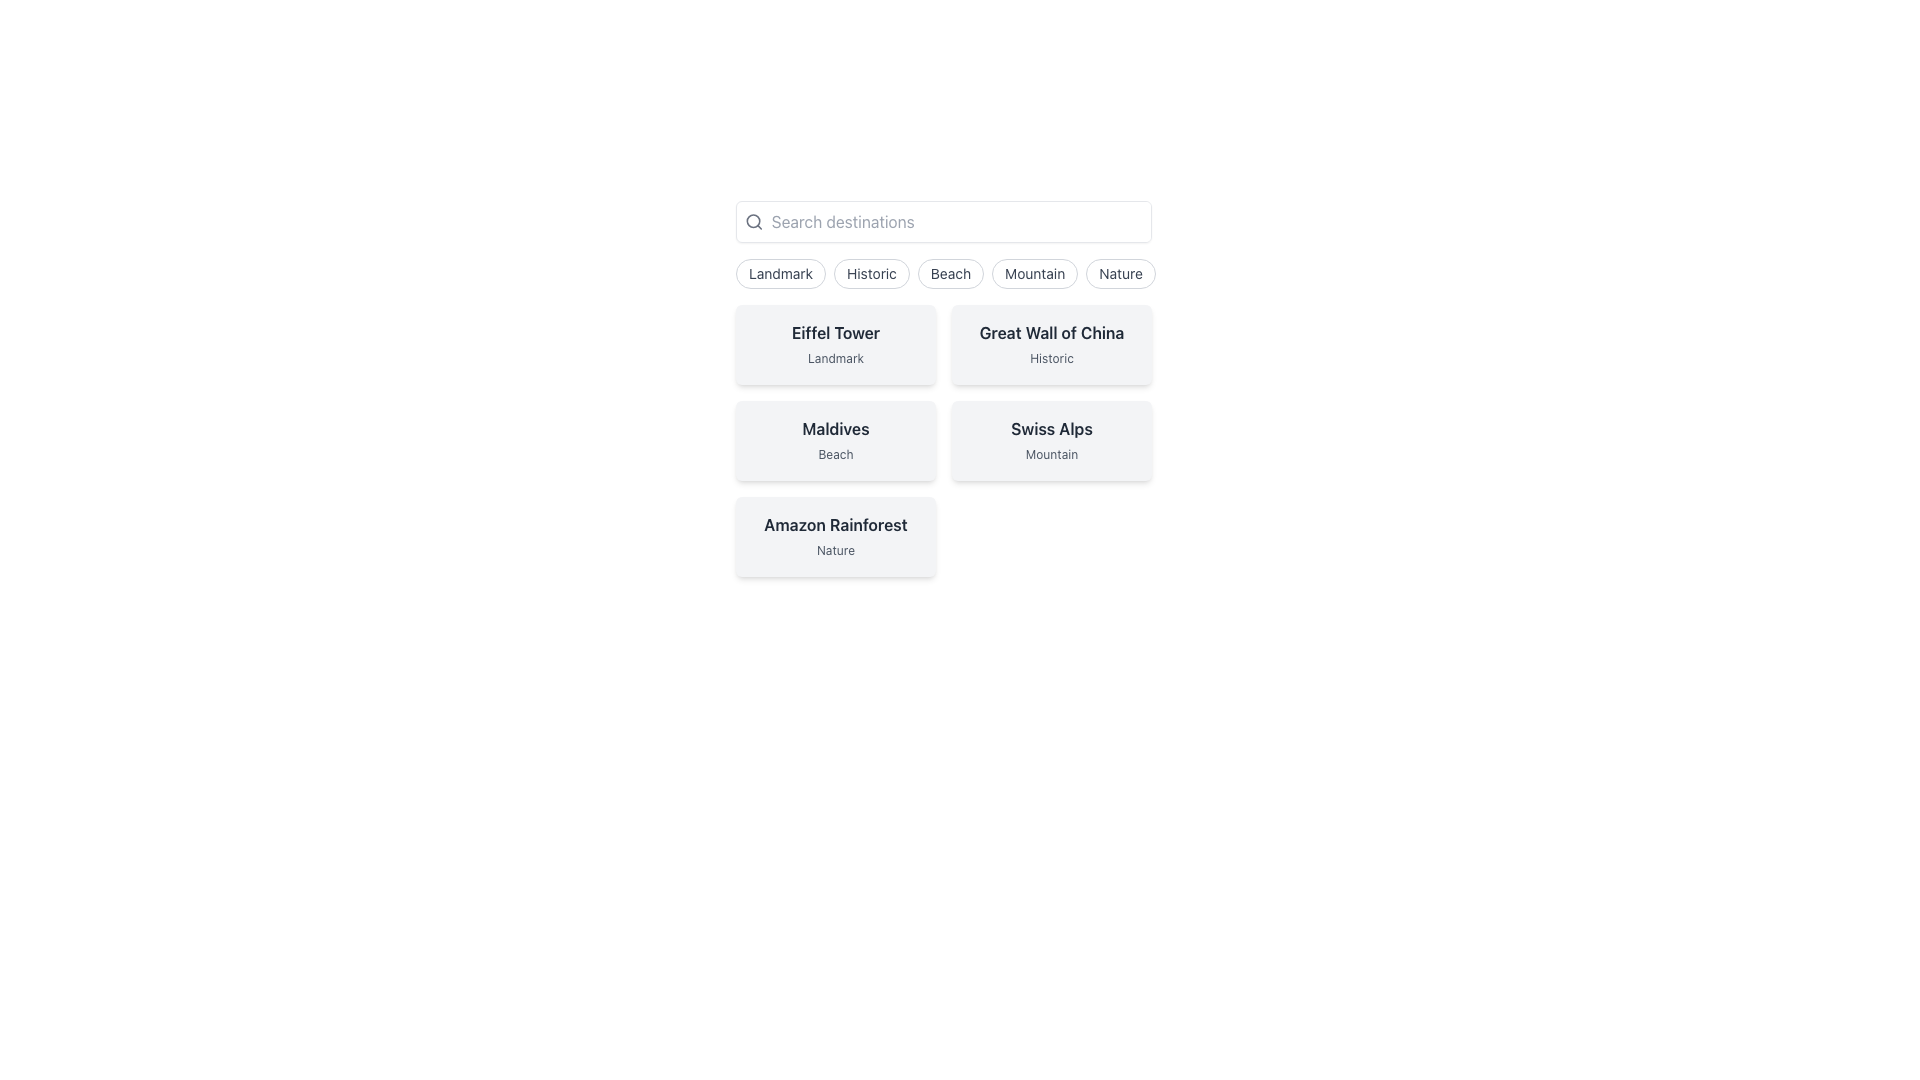  I want to click on the 'Maldives' destination card or tile located in the middle-left cell of the 2nd row in the grid, so click(835, 439).